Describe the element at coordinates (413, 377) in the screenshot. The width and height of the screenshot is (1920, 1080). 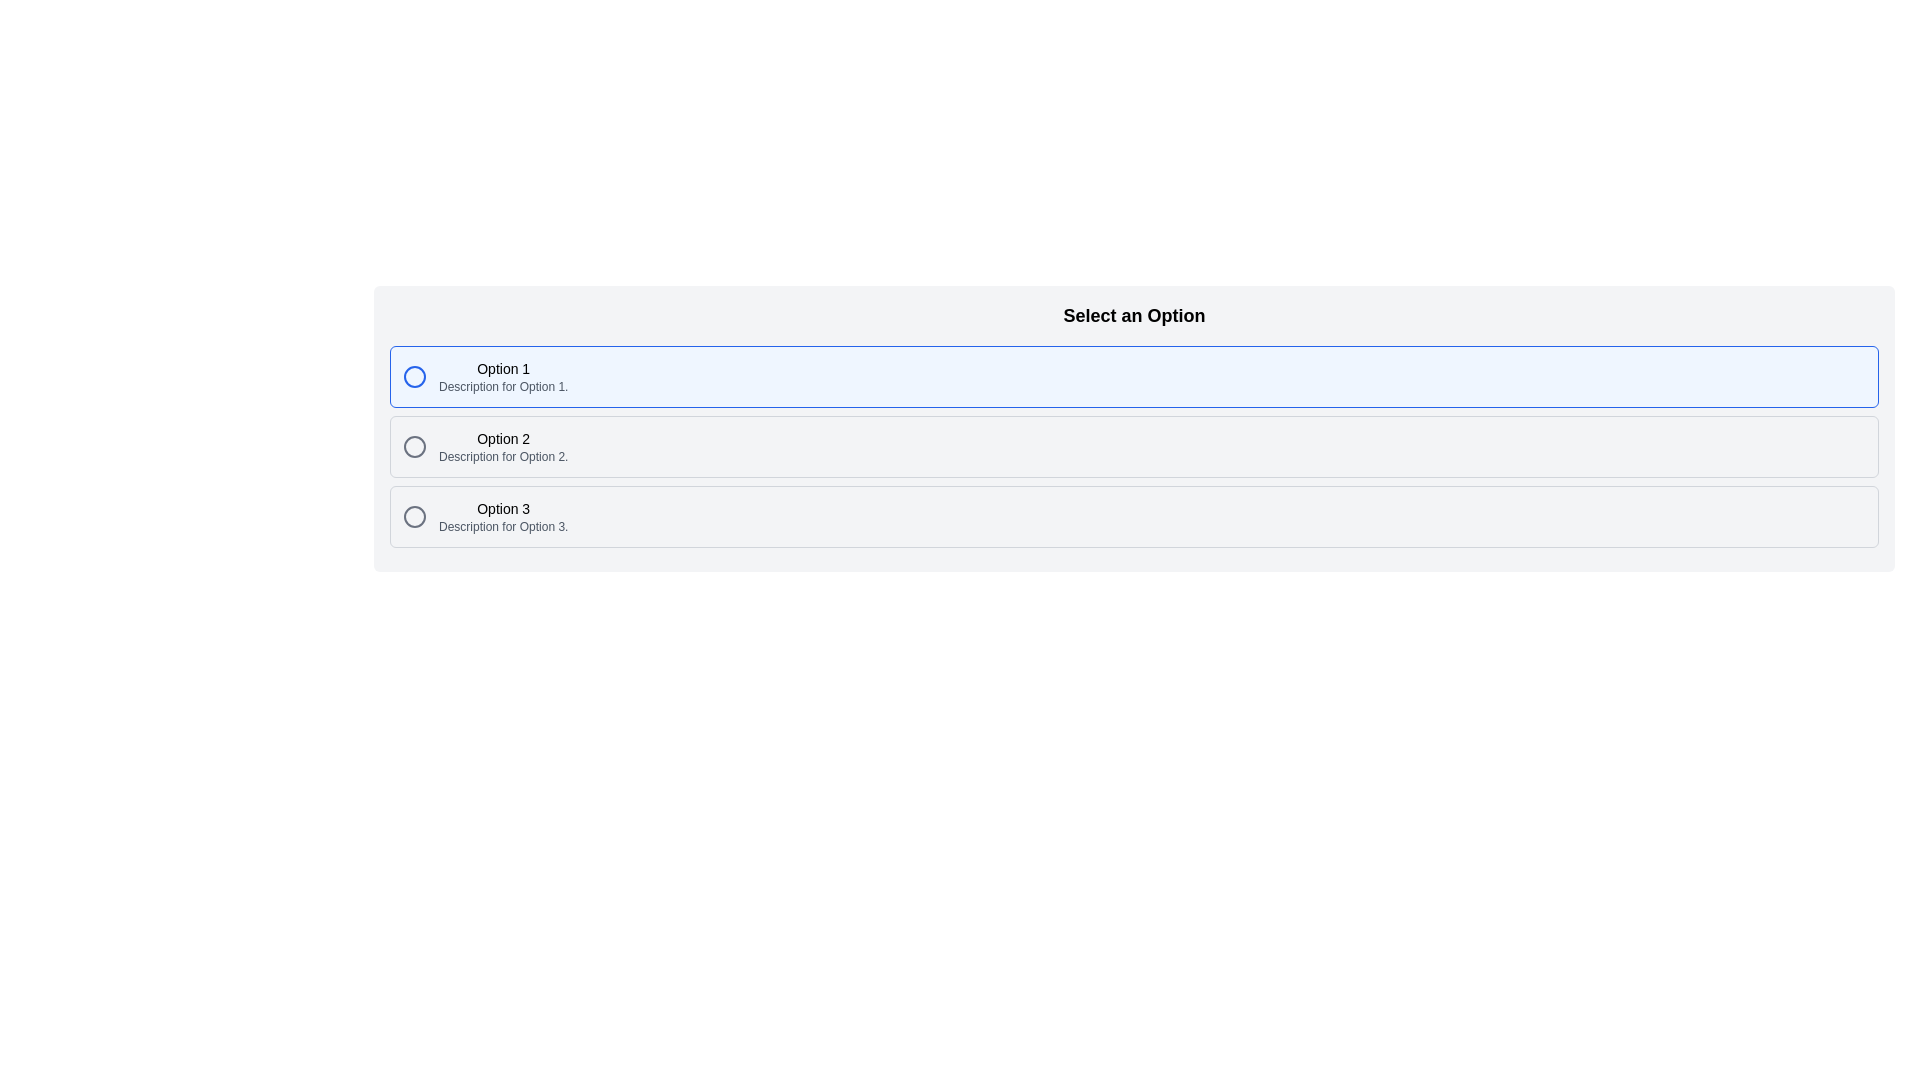
I see `the radio button associated with 'Option 1'` at that location.